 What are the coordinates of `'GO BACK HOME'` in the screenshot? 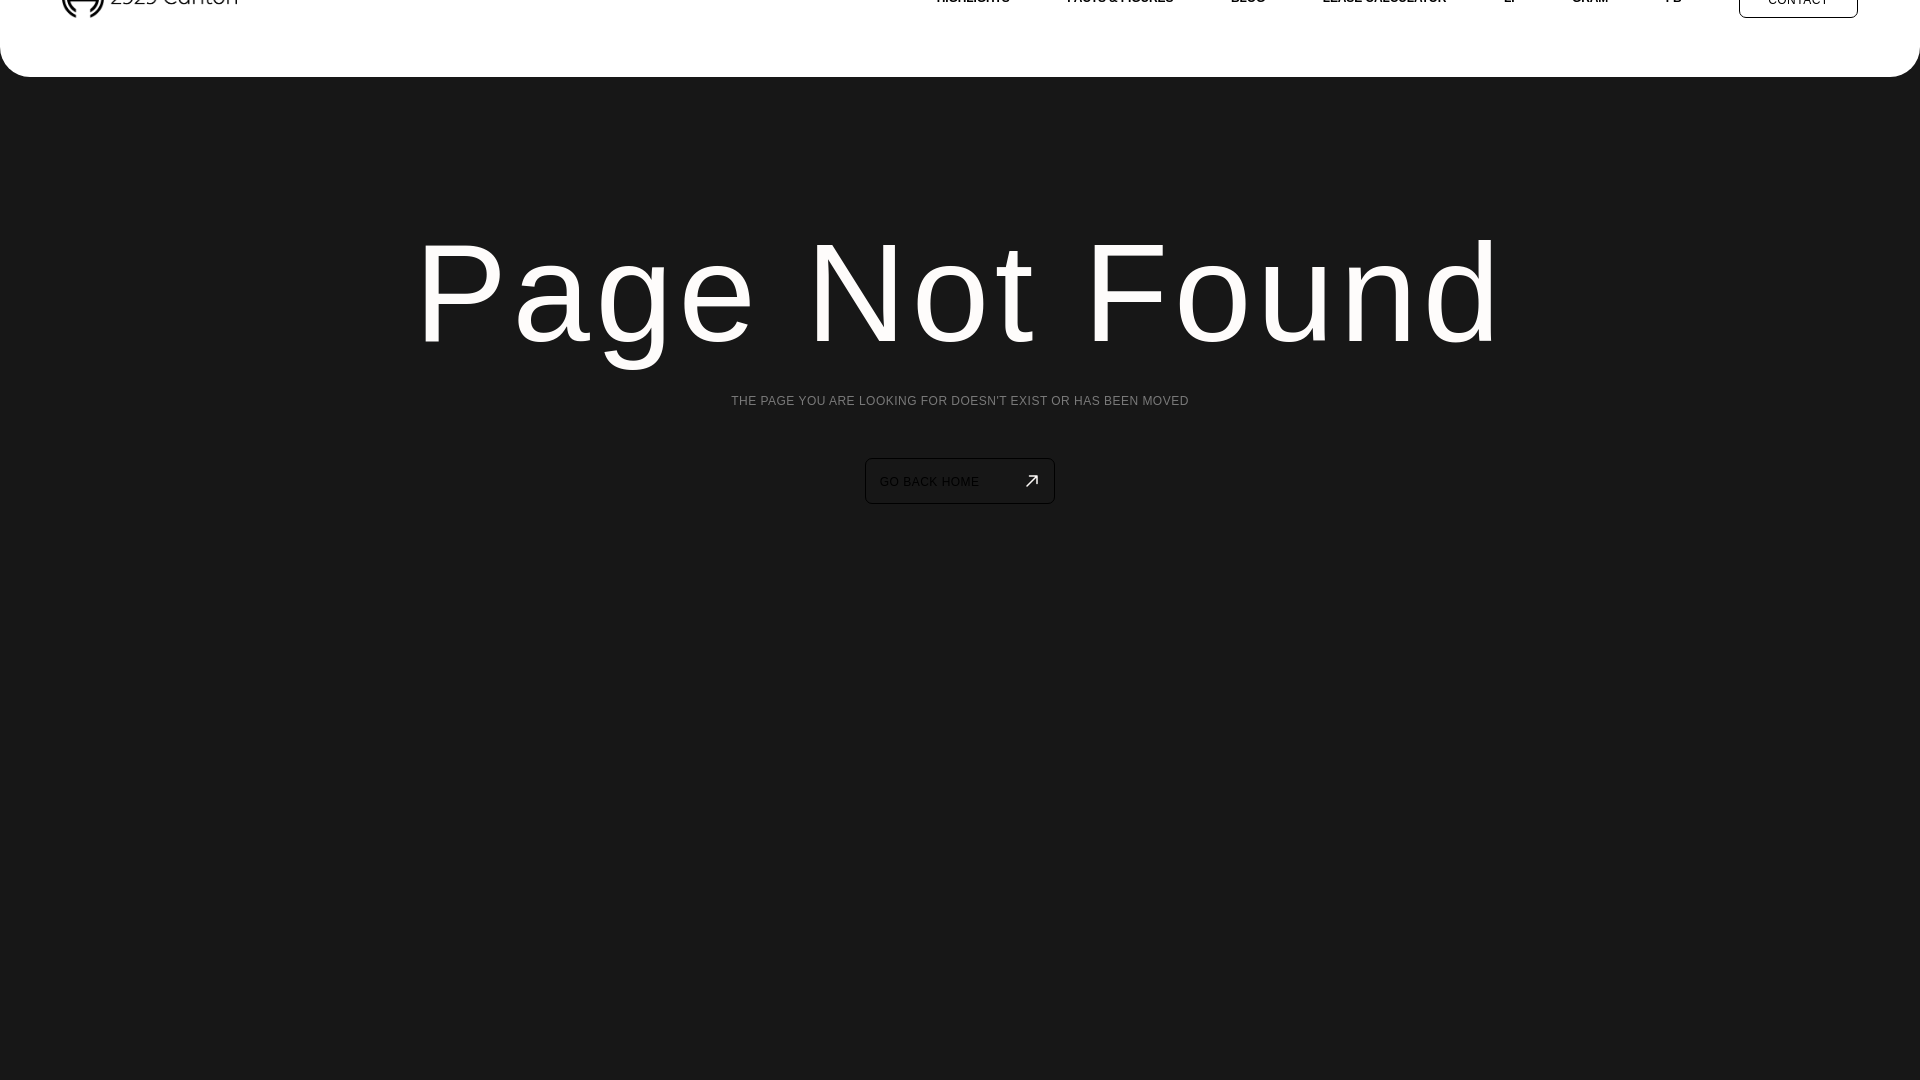 It's located at (864, 481).